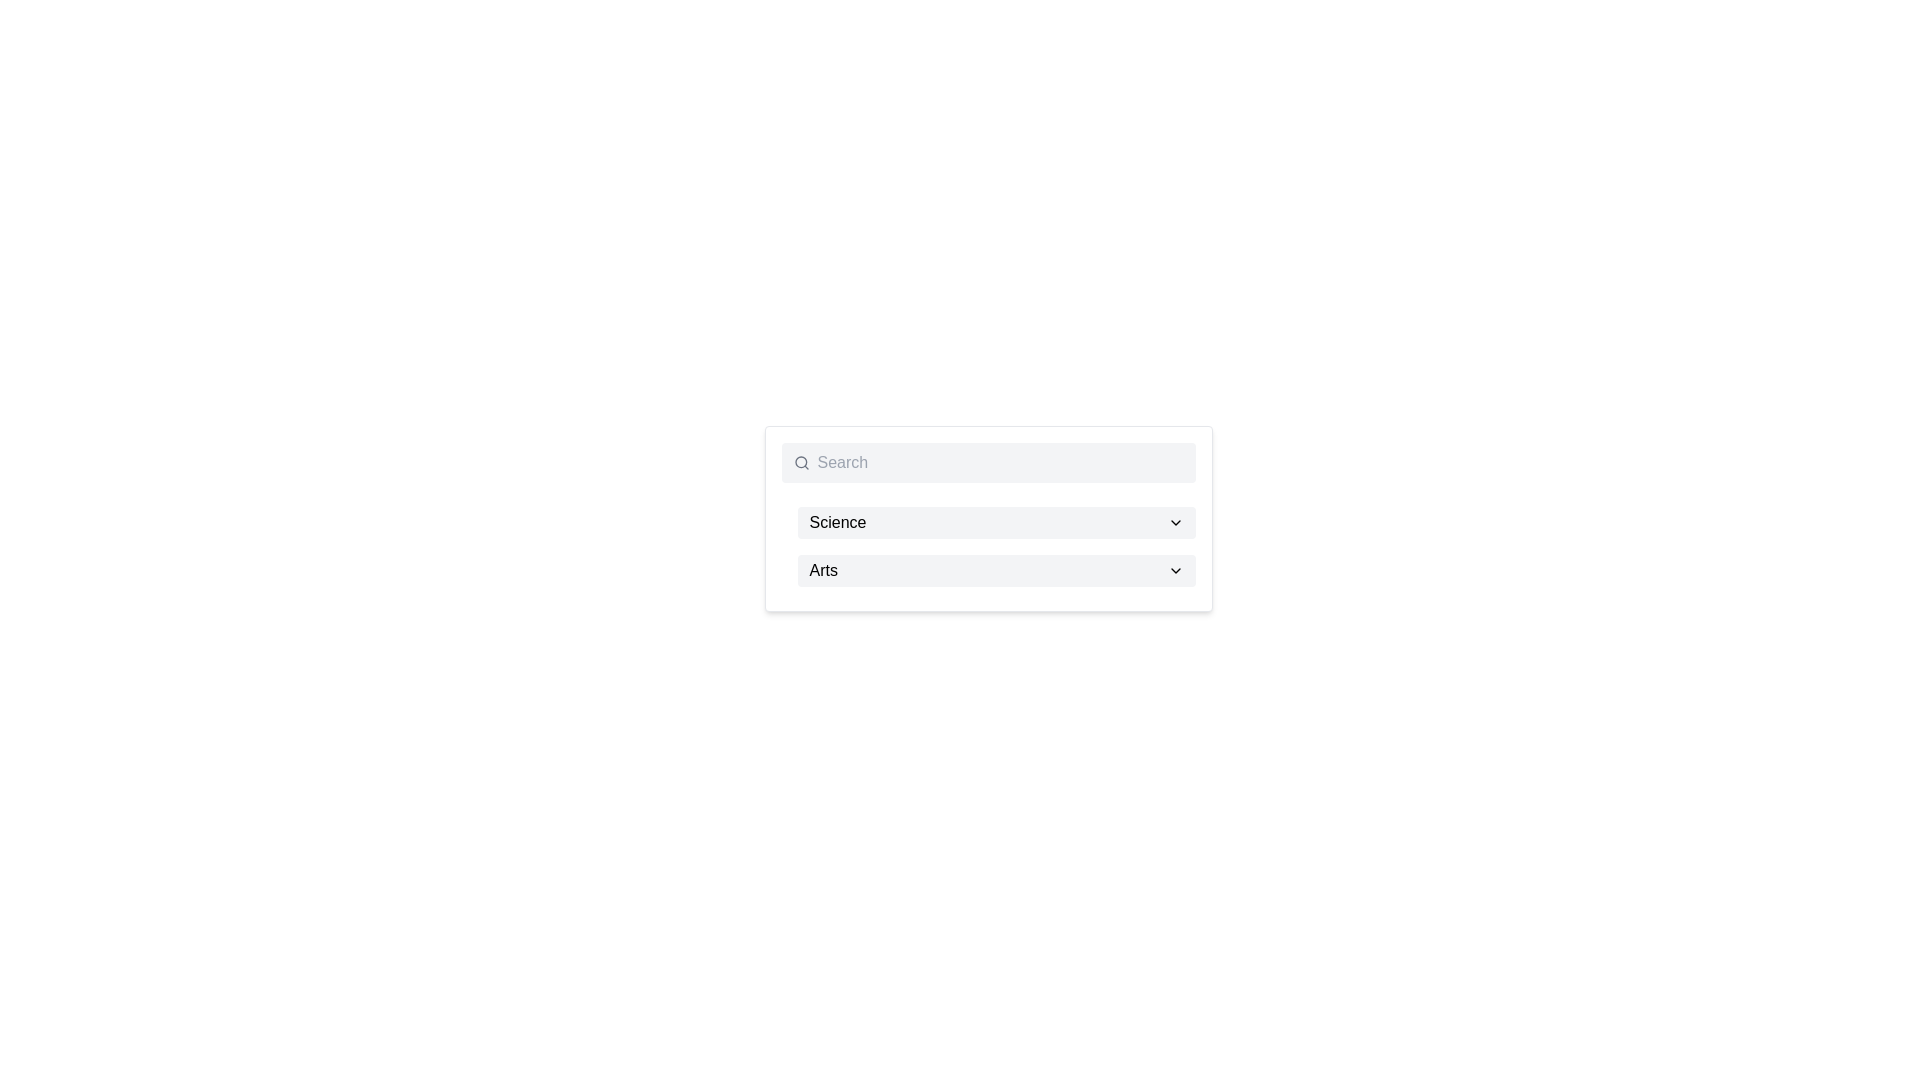 The height and width of the screenshot is (1080, 1920). What do you see at coordinates (988, 518) in the screenshot?
I see `the 'Science' dropdown menu item, which is the first selectable item in a vertical stack of dropdown containers` at bounding box center [988, 518].